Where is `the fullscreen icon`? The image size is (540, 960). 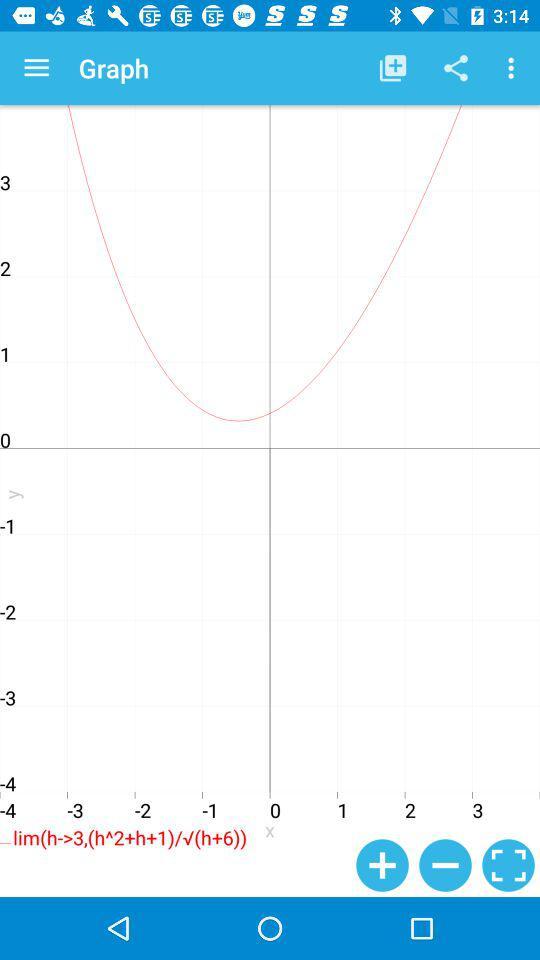
the fullscreen icon is located at coordinates (508, 864).